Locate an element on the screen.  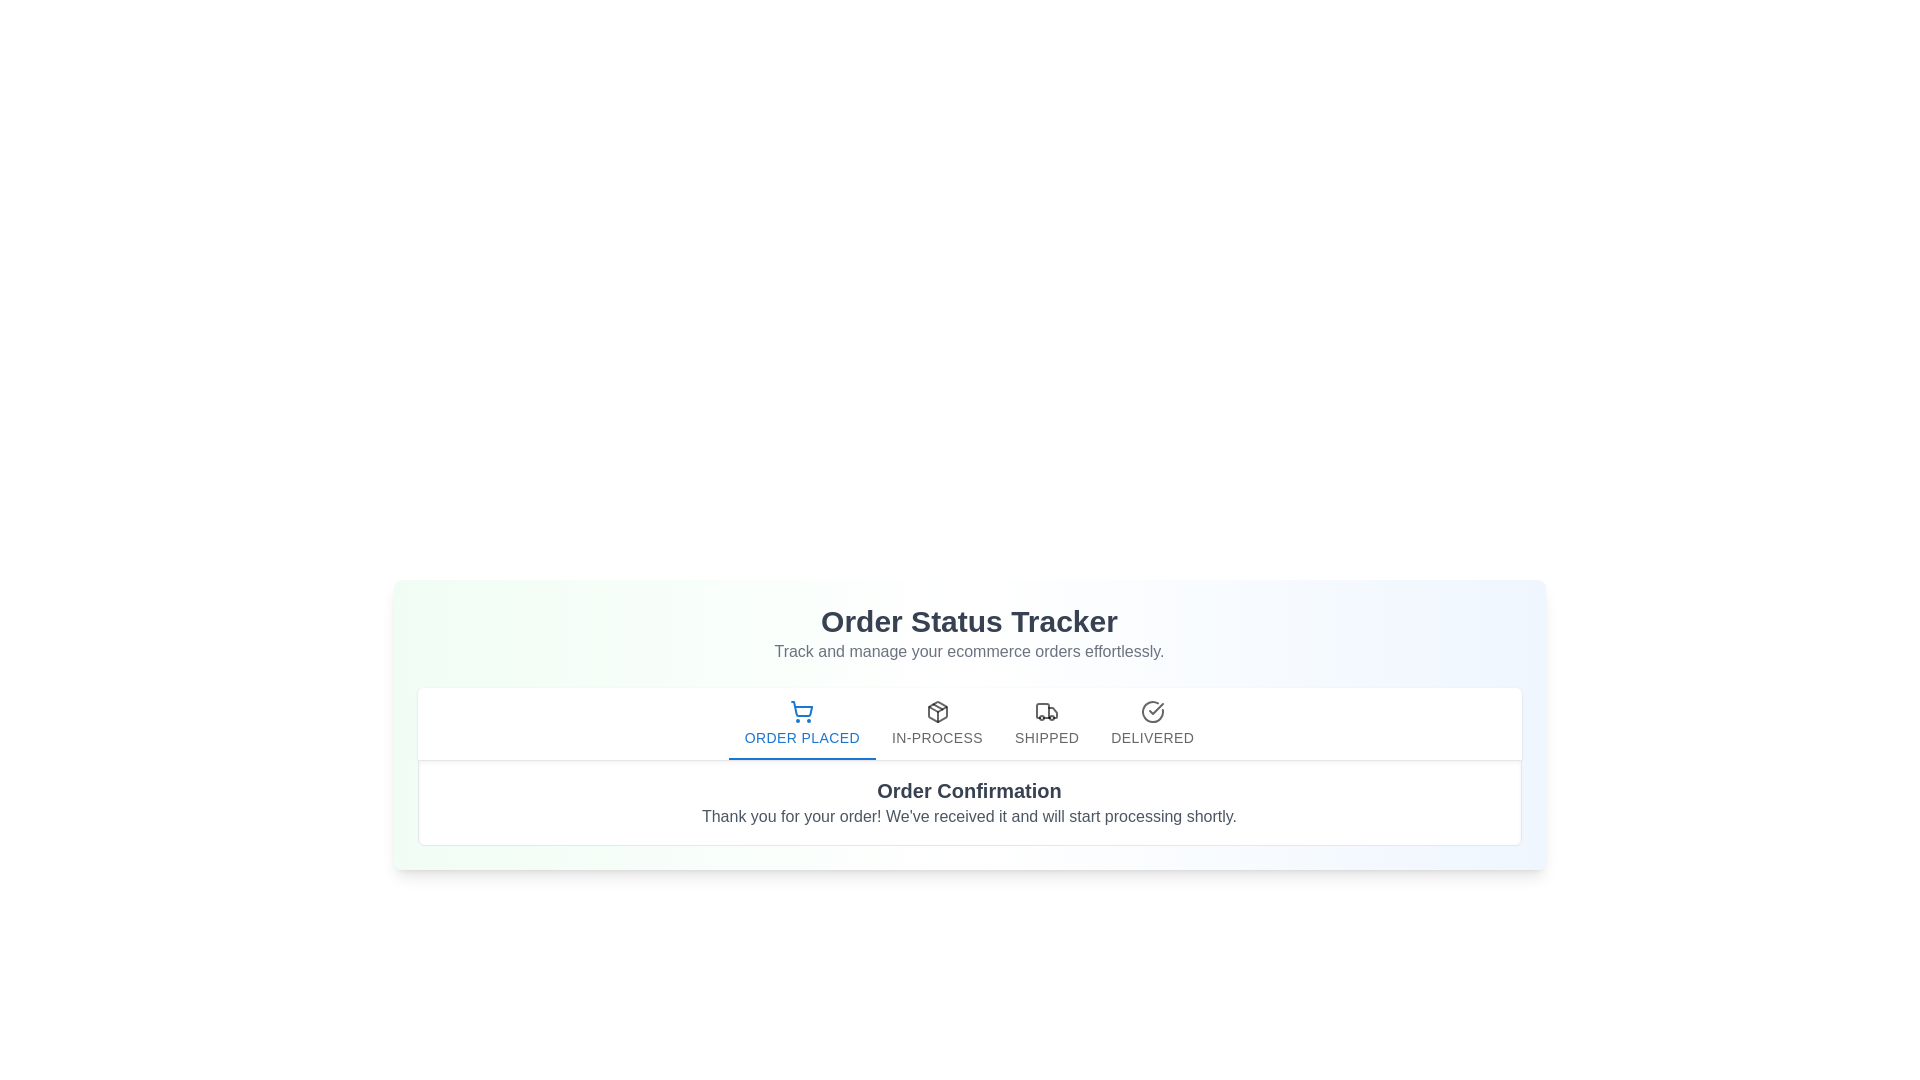
the tab navigation bar that functions as a status tracker for order processes, positioned under 'Order Status Tracker' and above 'Order Confirmation' is located at coordinates (969, 724).